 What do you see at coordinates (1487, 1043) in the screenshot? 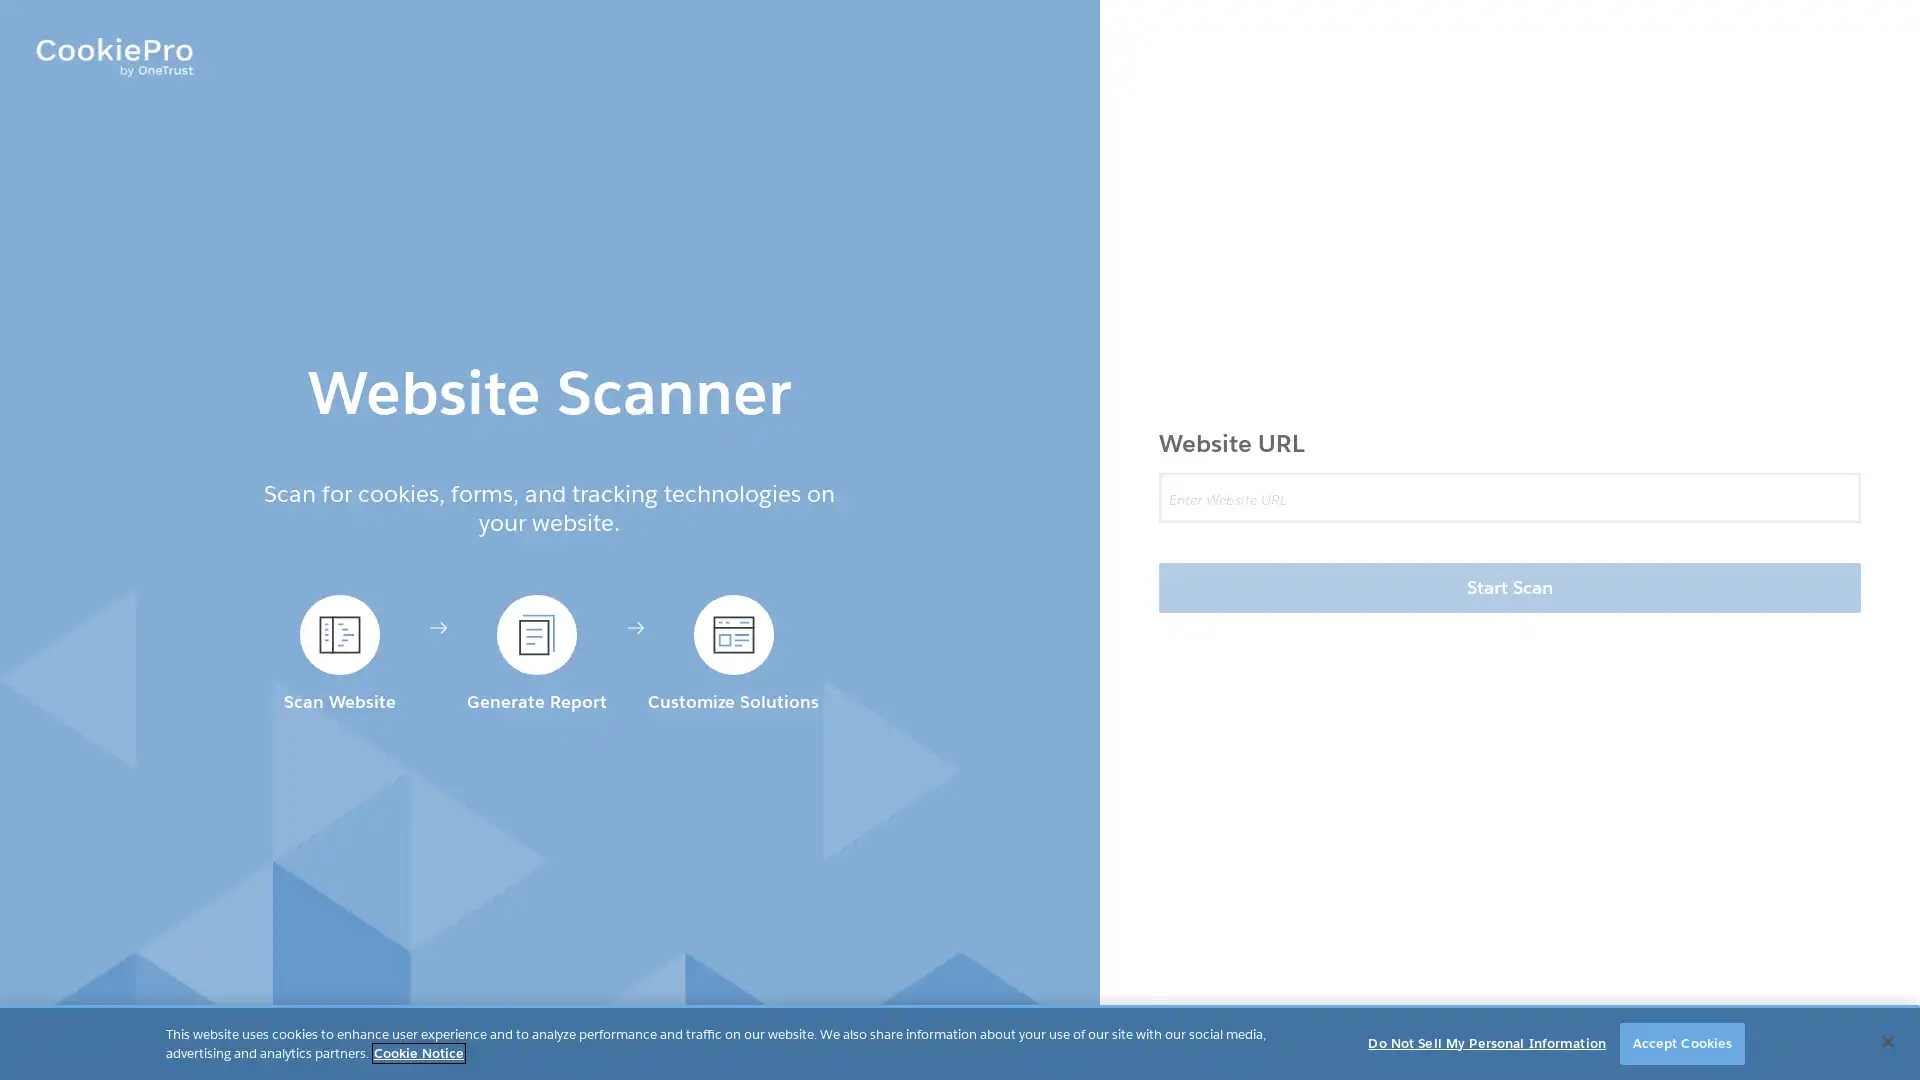
I see `Do Not Sell My Personal Information` at bounding box center [1487, 1043].